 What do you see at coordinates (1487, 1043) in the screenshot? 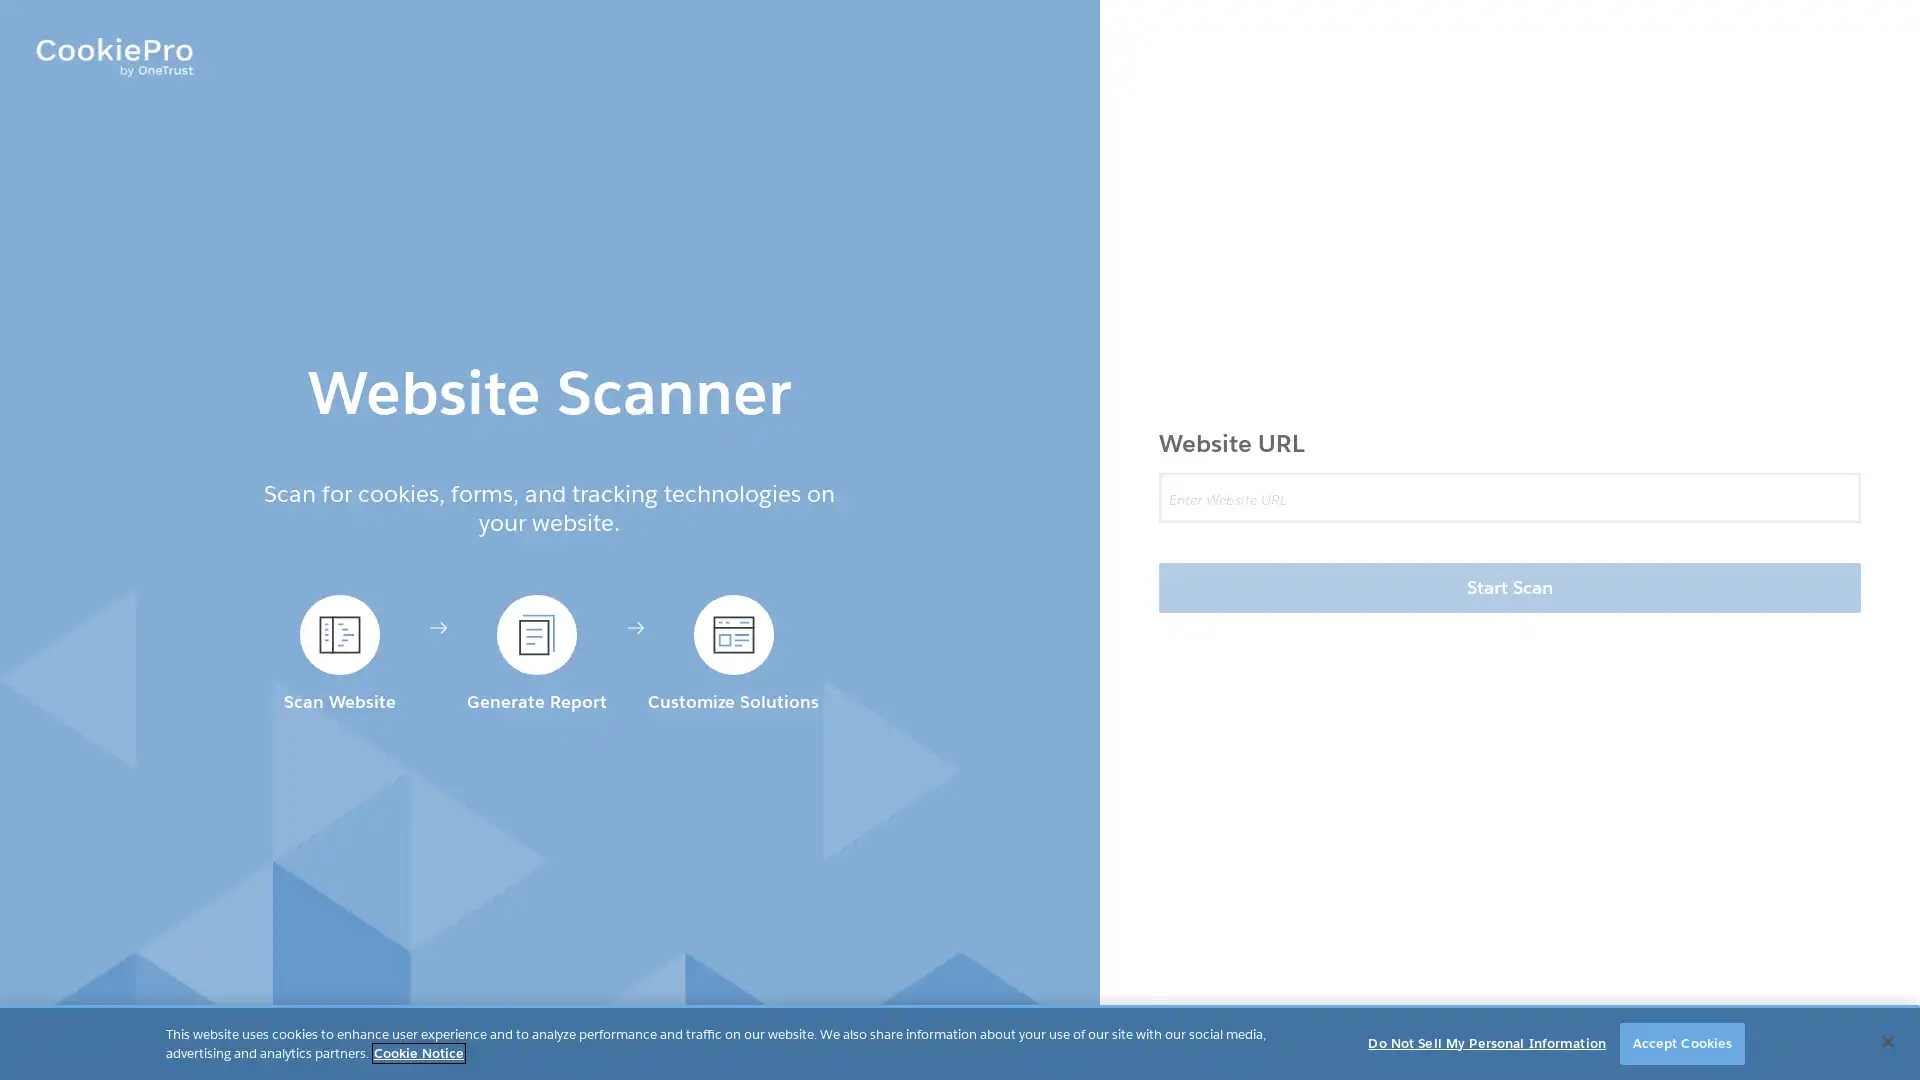
I see `Do Not Sell My Personal Information` at bounding box center [1487, 1043].